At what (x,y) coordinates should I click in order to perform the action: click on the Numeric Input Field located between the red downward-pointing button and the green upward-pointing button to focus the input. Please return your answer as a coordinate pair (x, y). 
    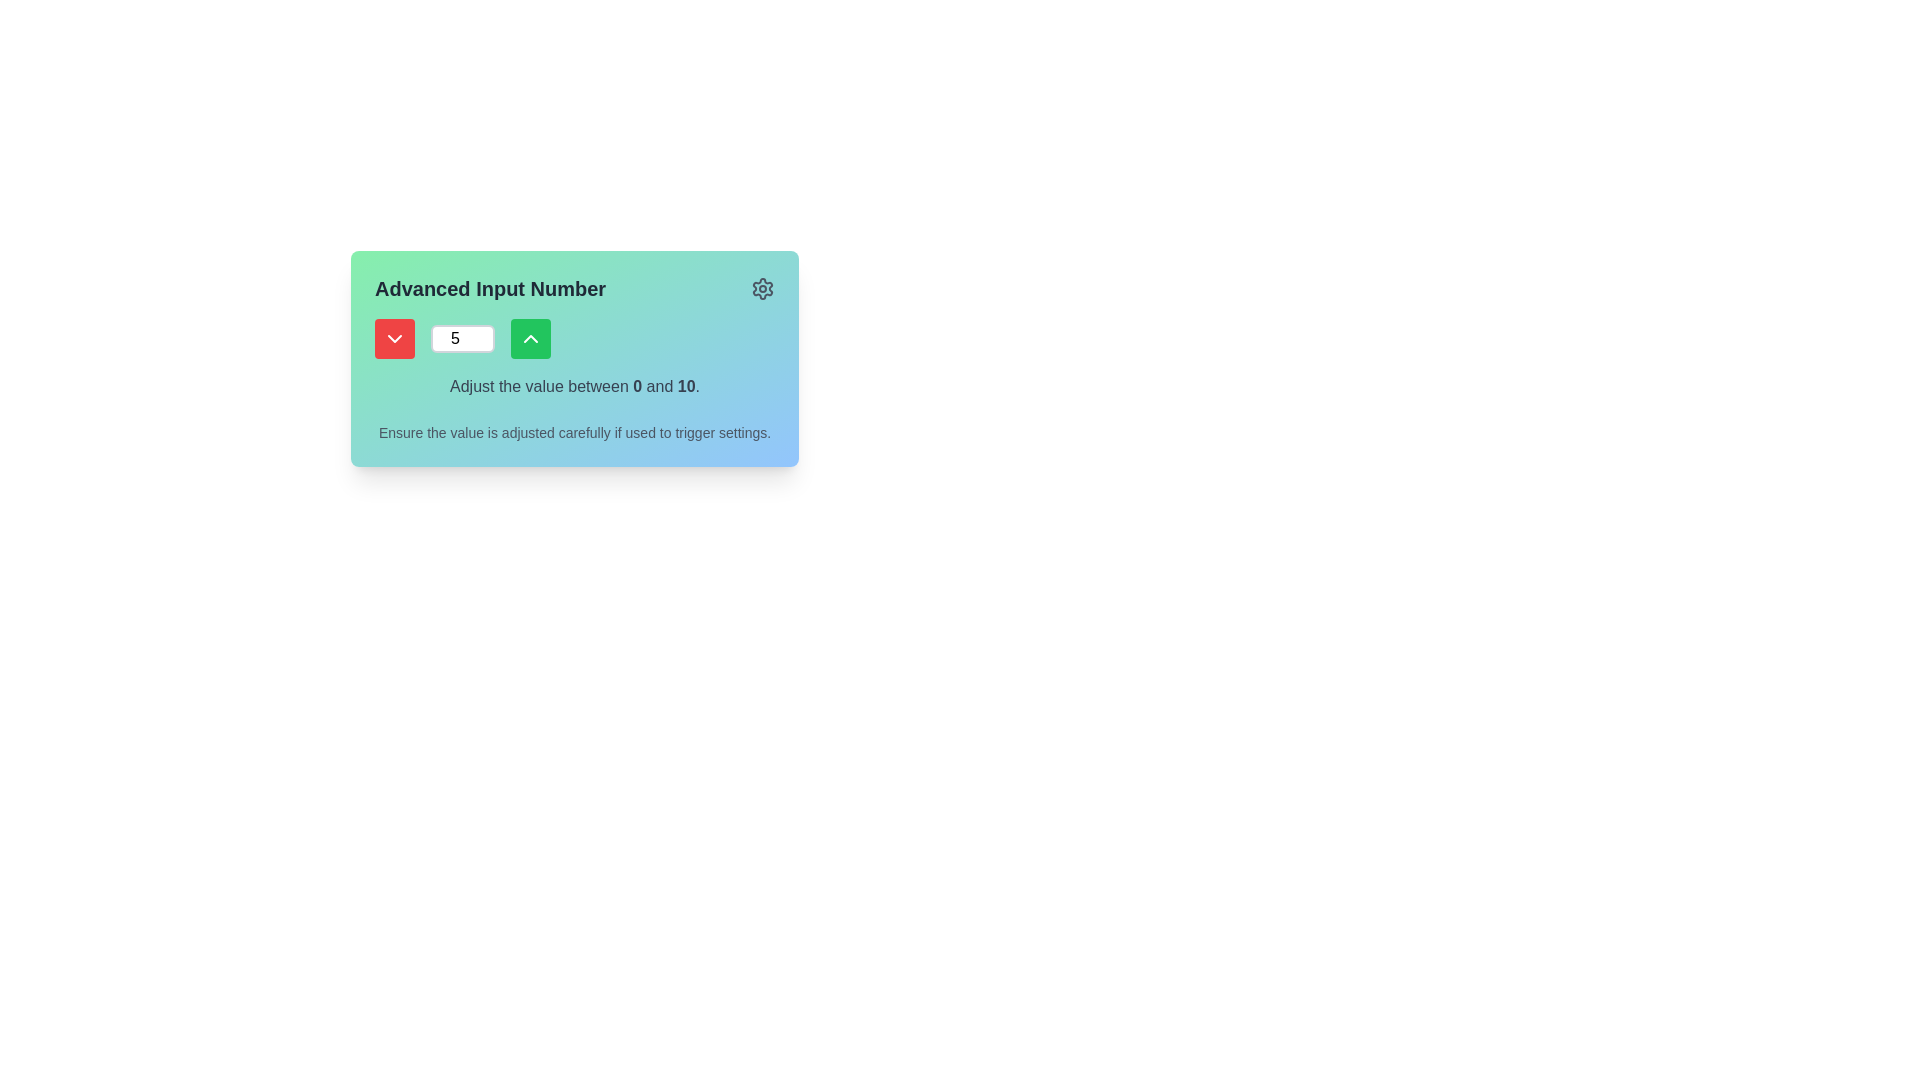
    Looking at the image, I should click on (461, 338).